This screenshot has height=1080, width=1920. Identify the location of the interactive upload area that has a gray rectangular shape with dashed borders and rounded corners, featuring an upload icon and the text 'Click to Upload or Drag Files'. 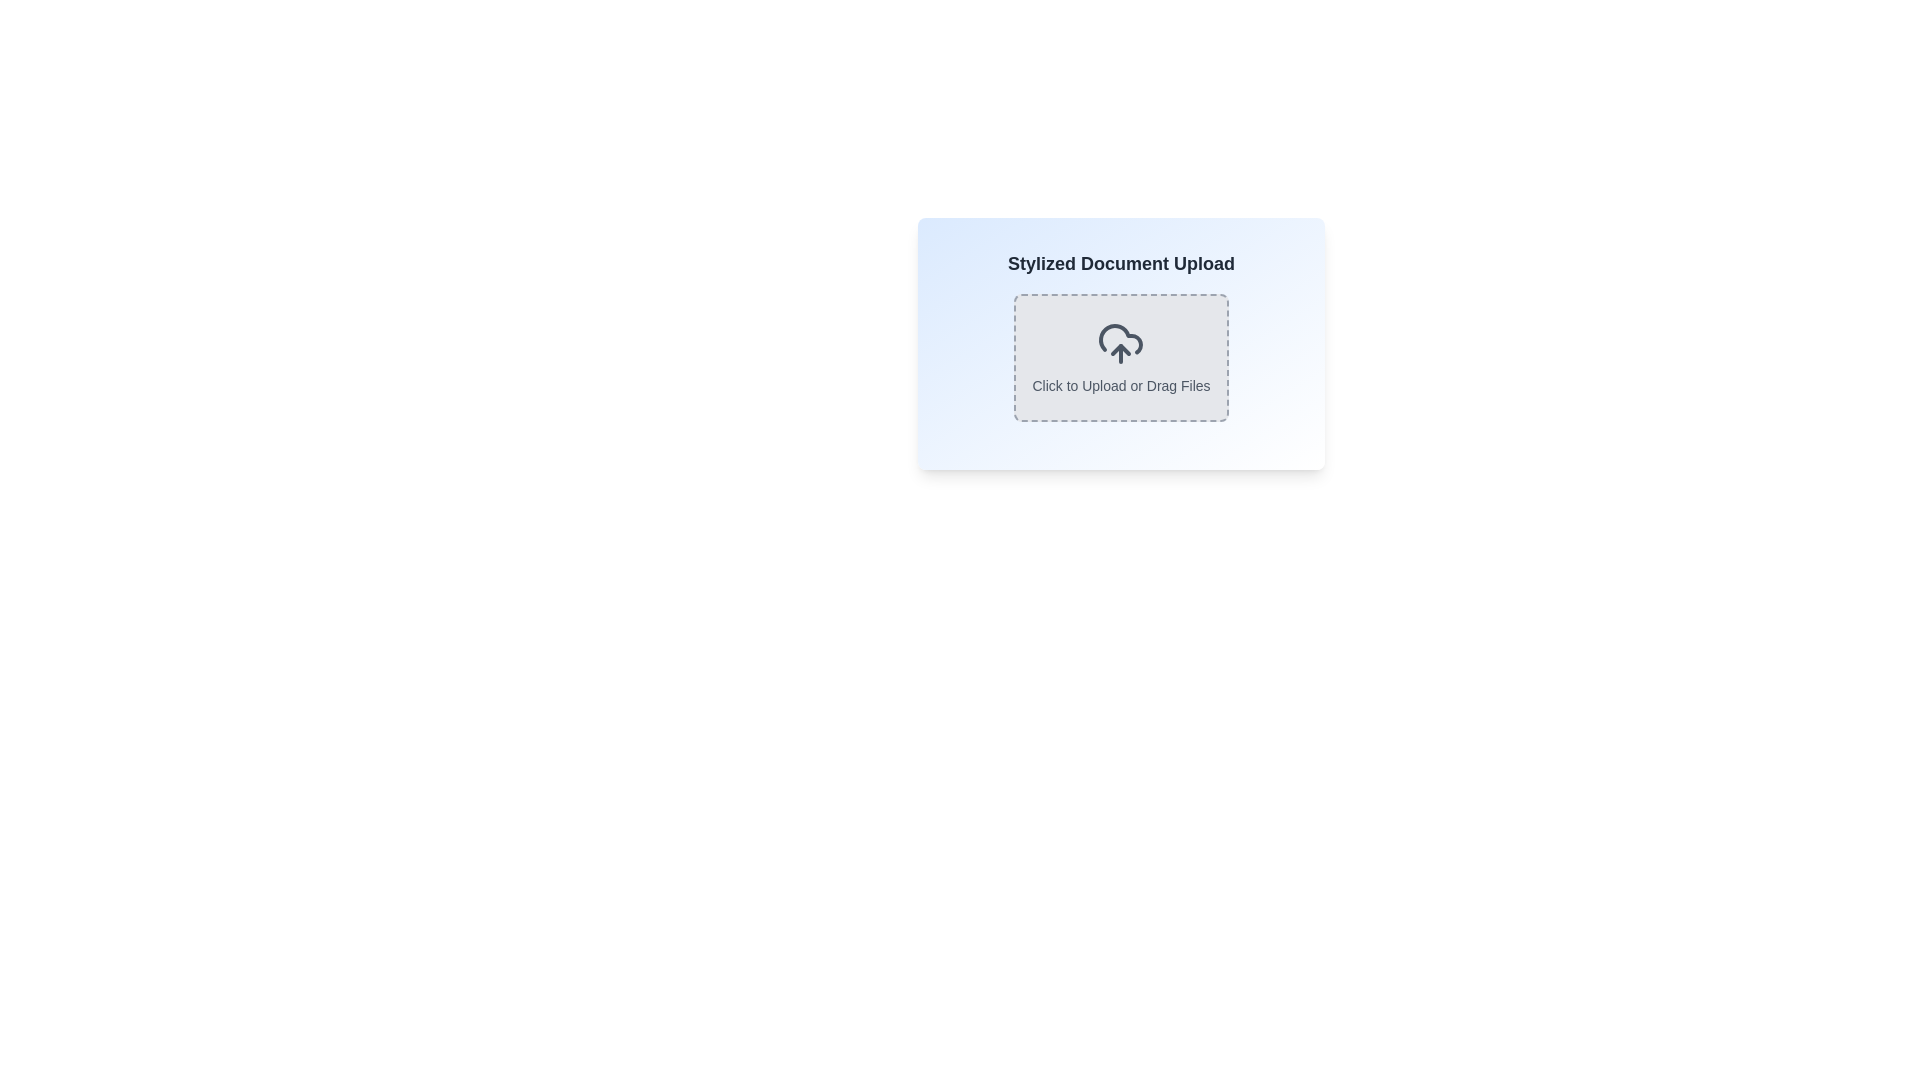
(1121, 357).